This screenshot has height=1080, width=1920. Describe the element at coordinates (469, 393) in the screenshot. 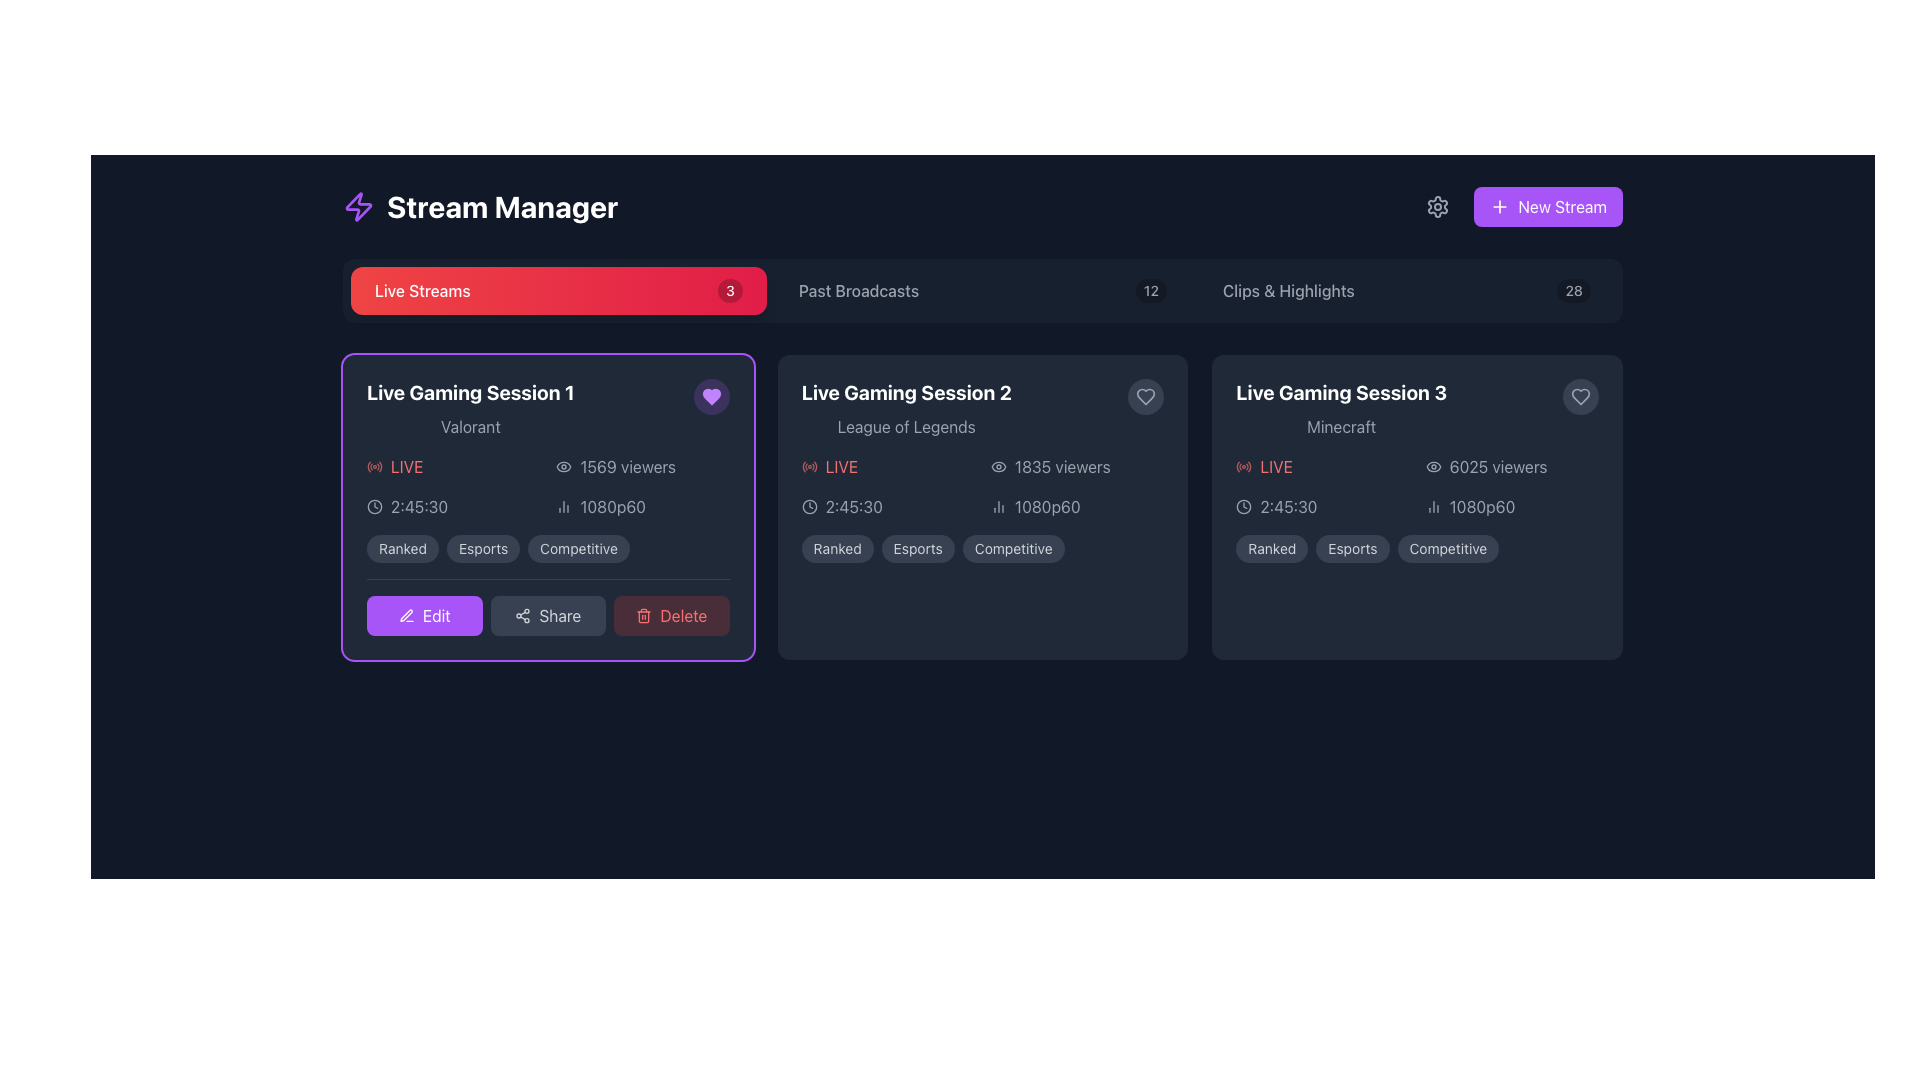

I see `title of the card which displays 'Live Gaming Session 1', located at the top of the first card in the horizontal list of sessions` at that location.